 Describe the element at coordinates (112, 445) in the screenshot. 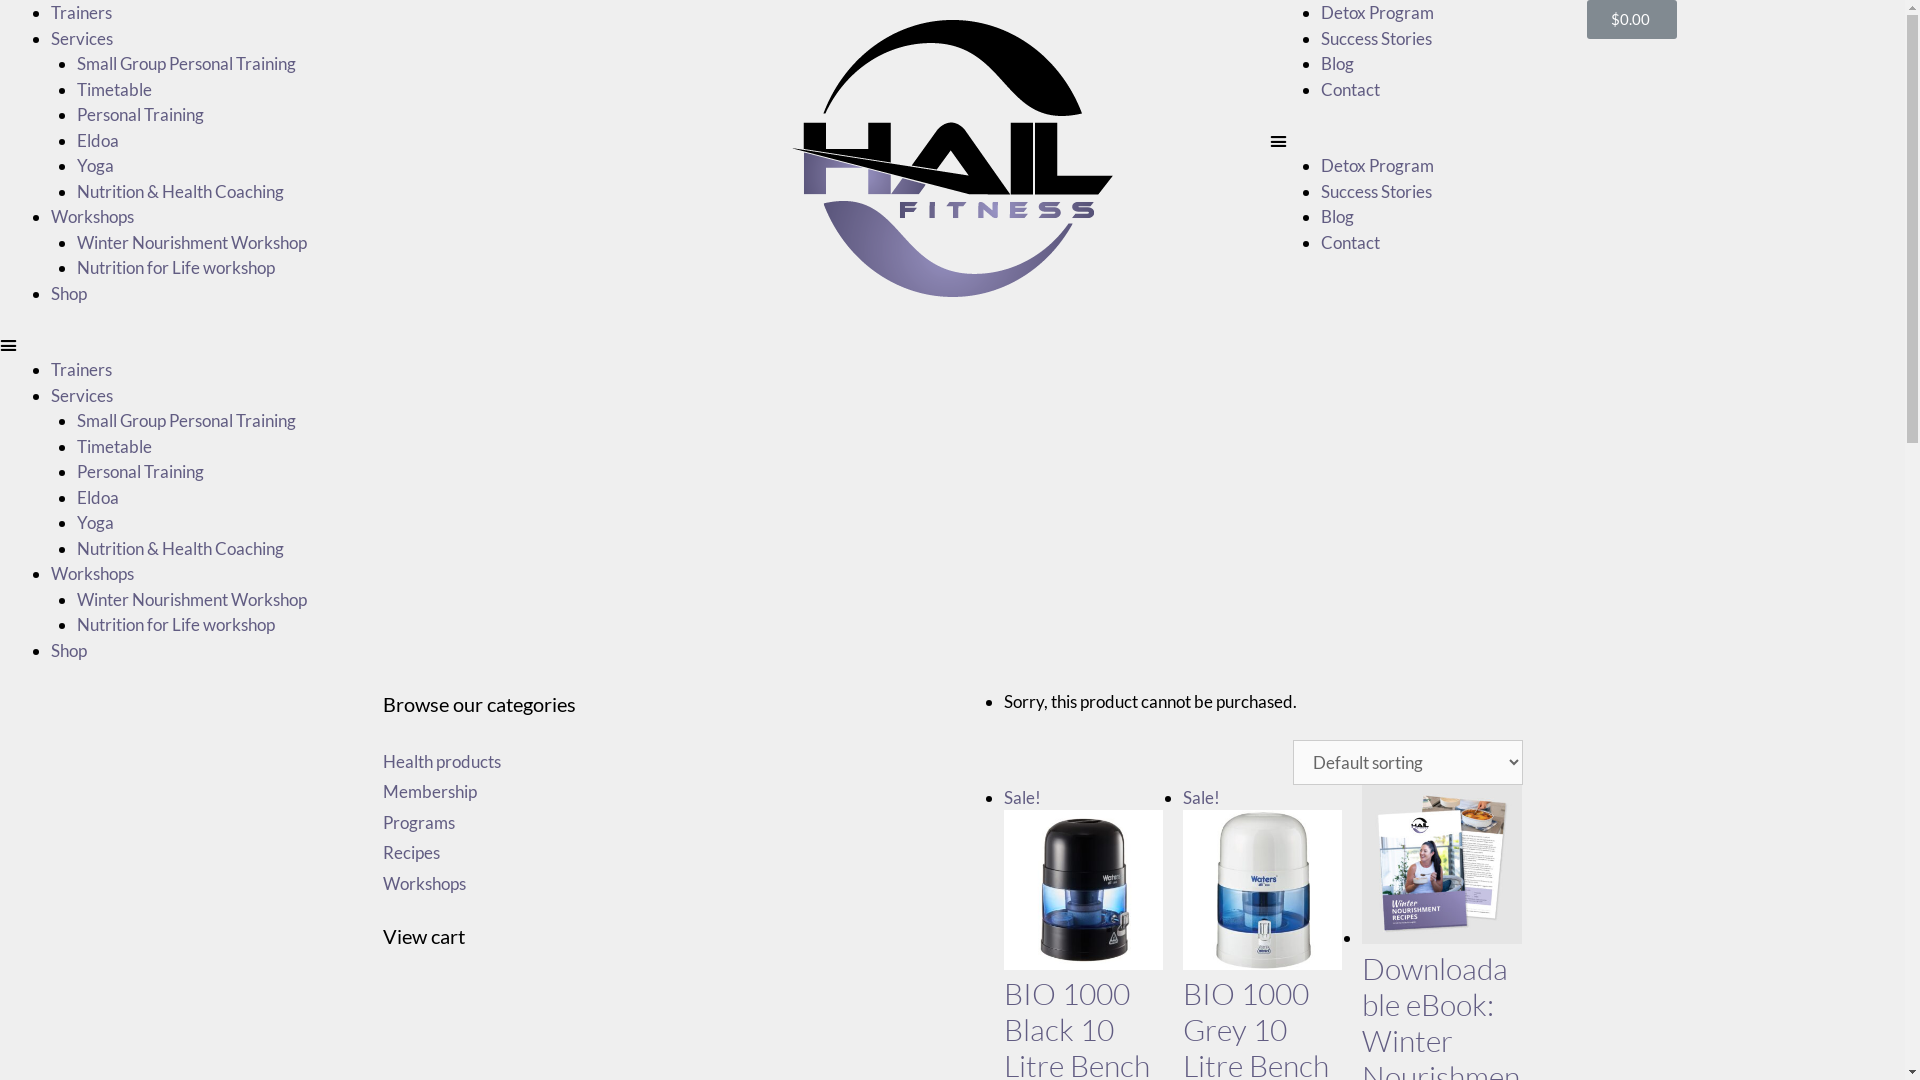

I see `'Timetable'` at that location.